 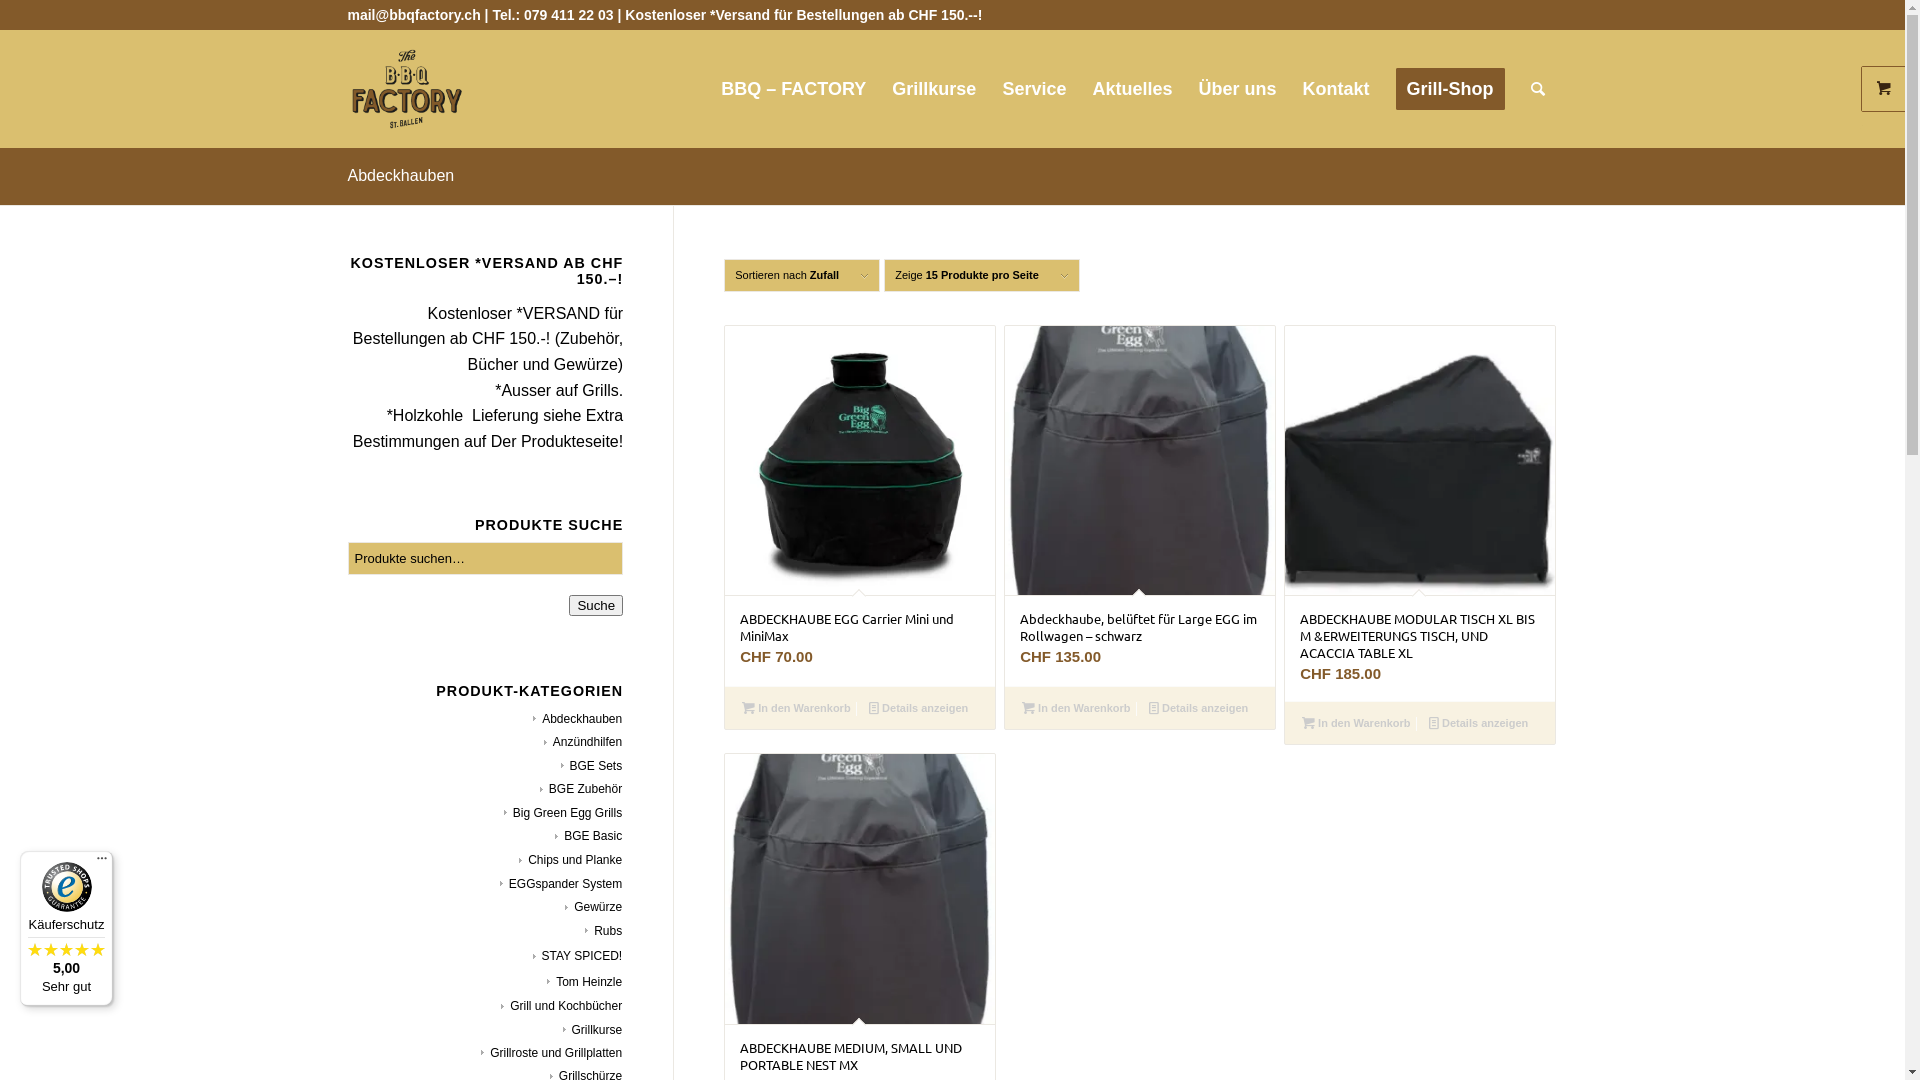 What do you see at coordinates (575, 955) in the screenshot?
I see `'STAY SPICED!'` at bounding box center [575, 955].